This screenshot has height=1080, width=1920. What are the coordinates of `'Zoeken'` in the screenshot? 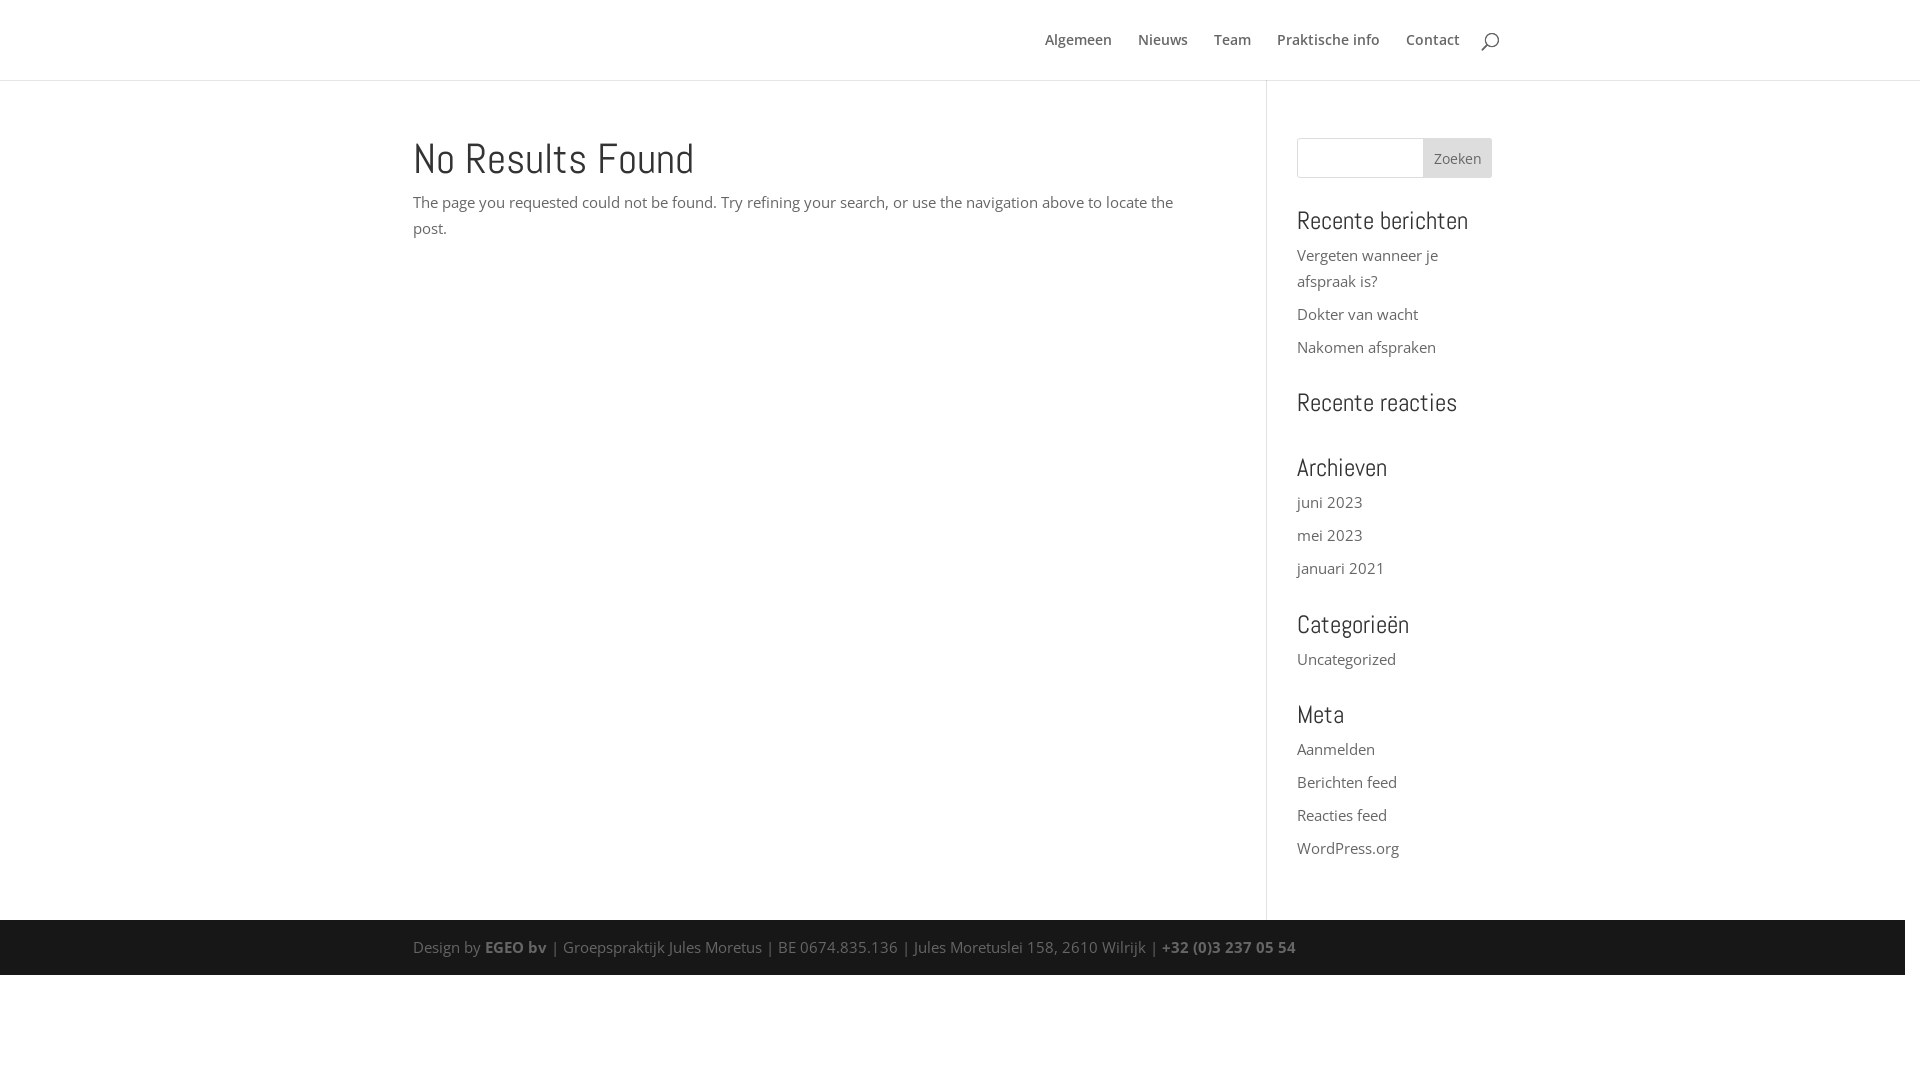 It's located at (1421, 157).